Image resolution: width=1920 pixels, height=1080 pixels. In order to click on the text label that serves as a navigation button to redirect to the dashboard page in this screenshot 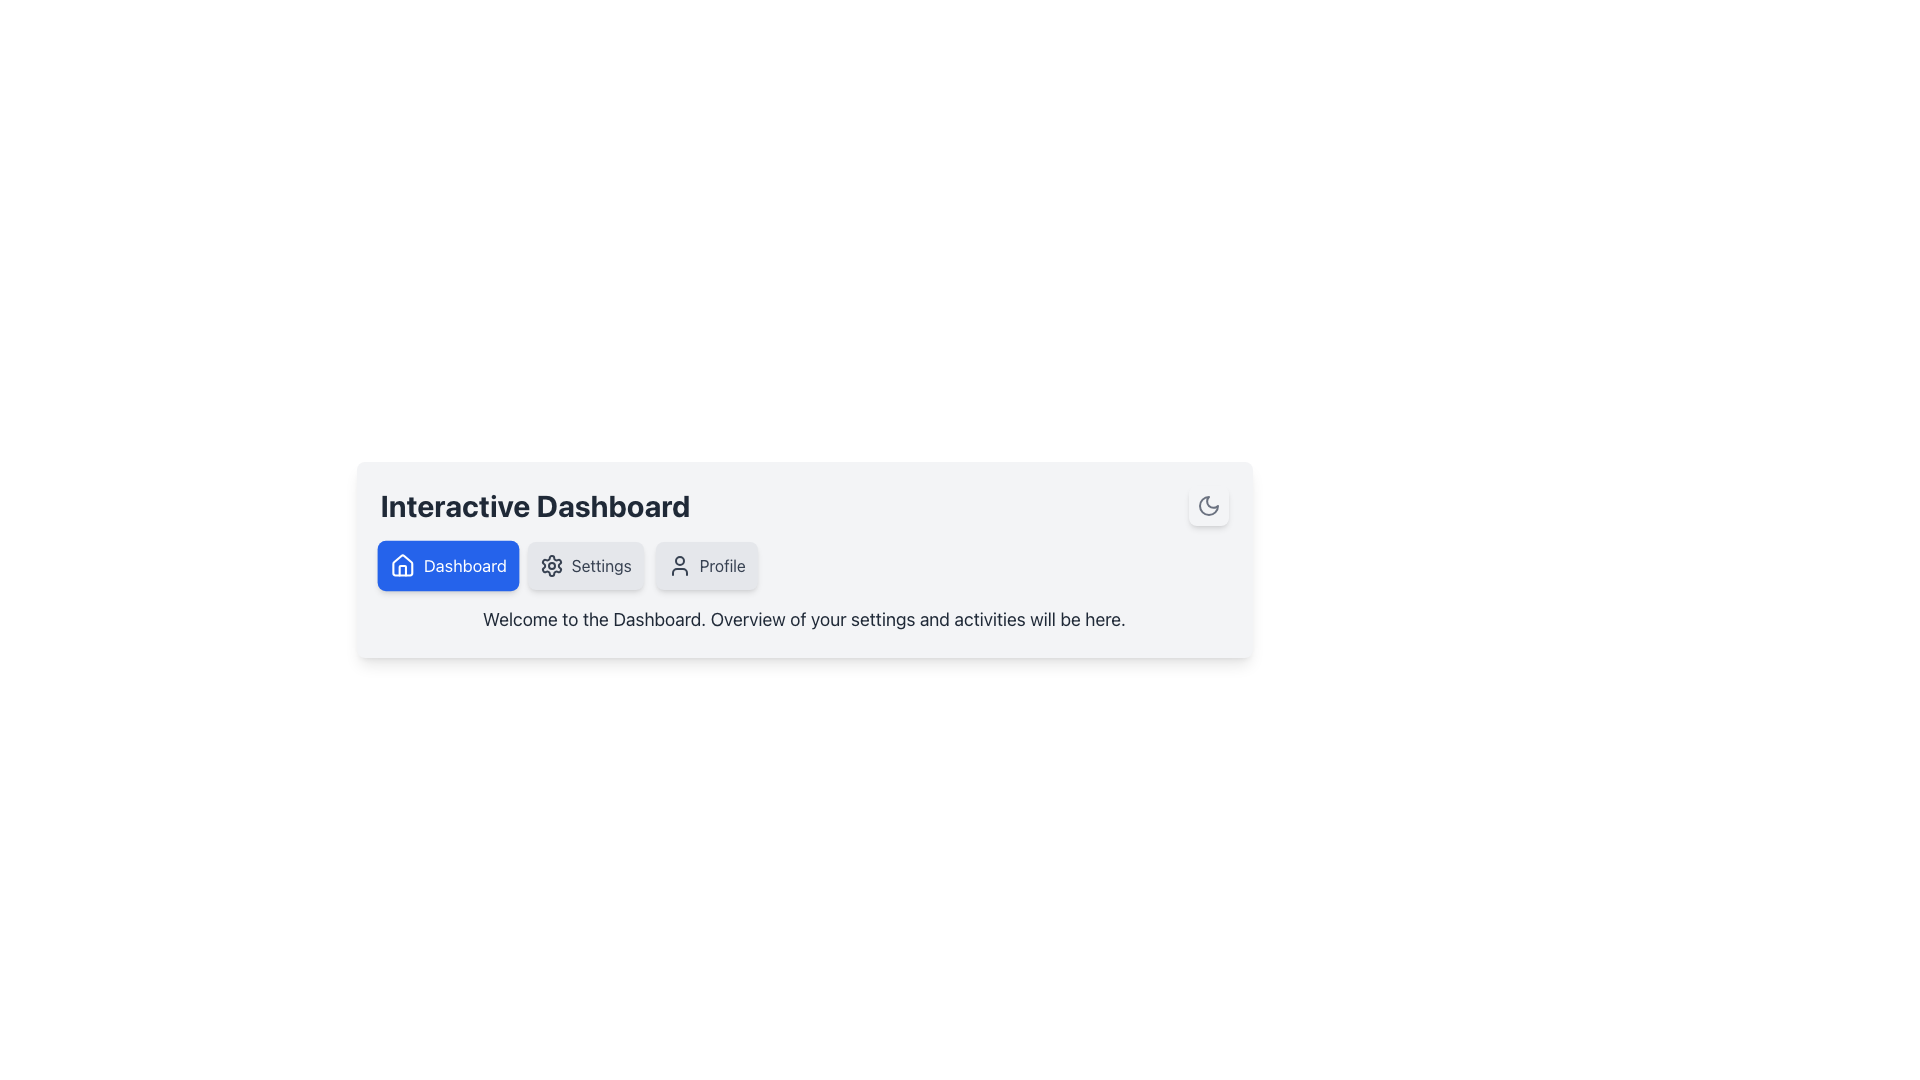, I will do `click(463, 566)`.